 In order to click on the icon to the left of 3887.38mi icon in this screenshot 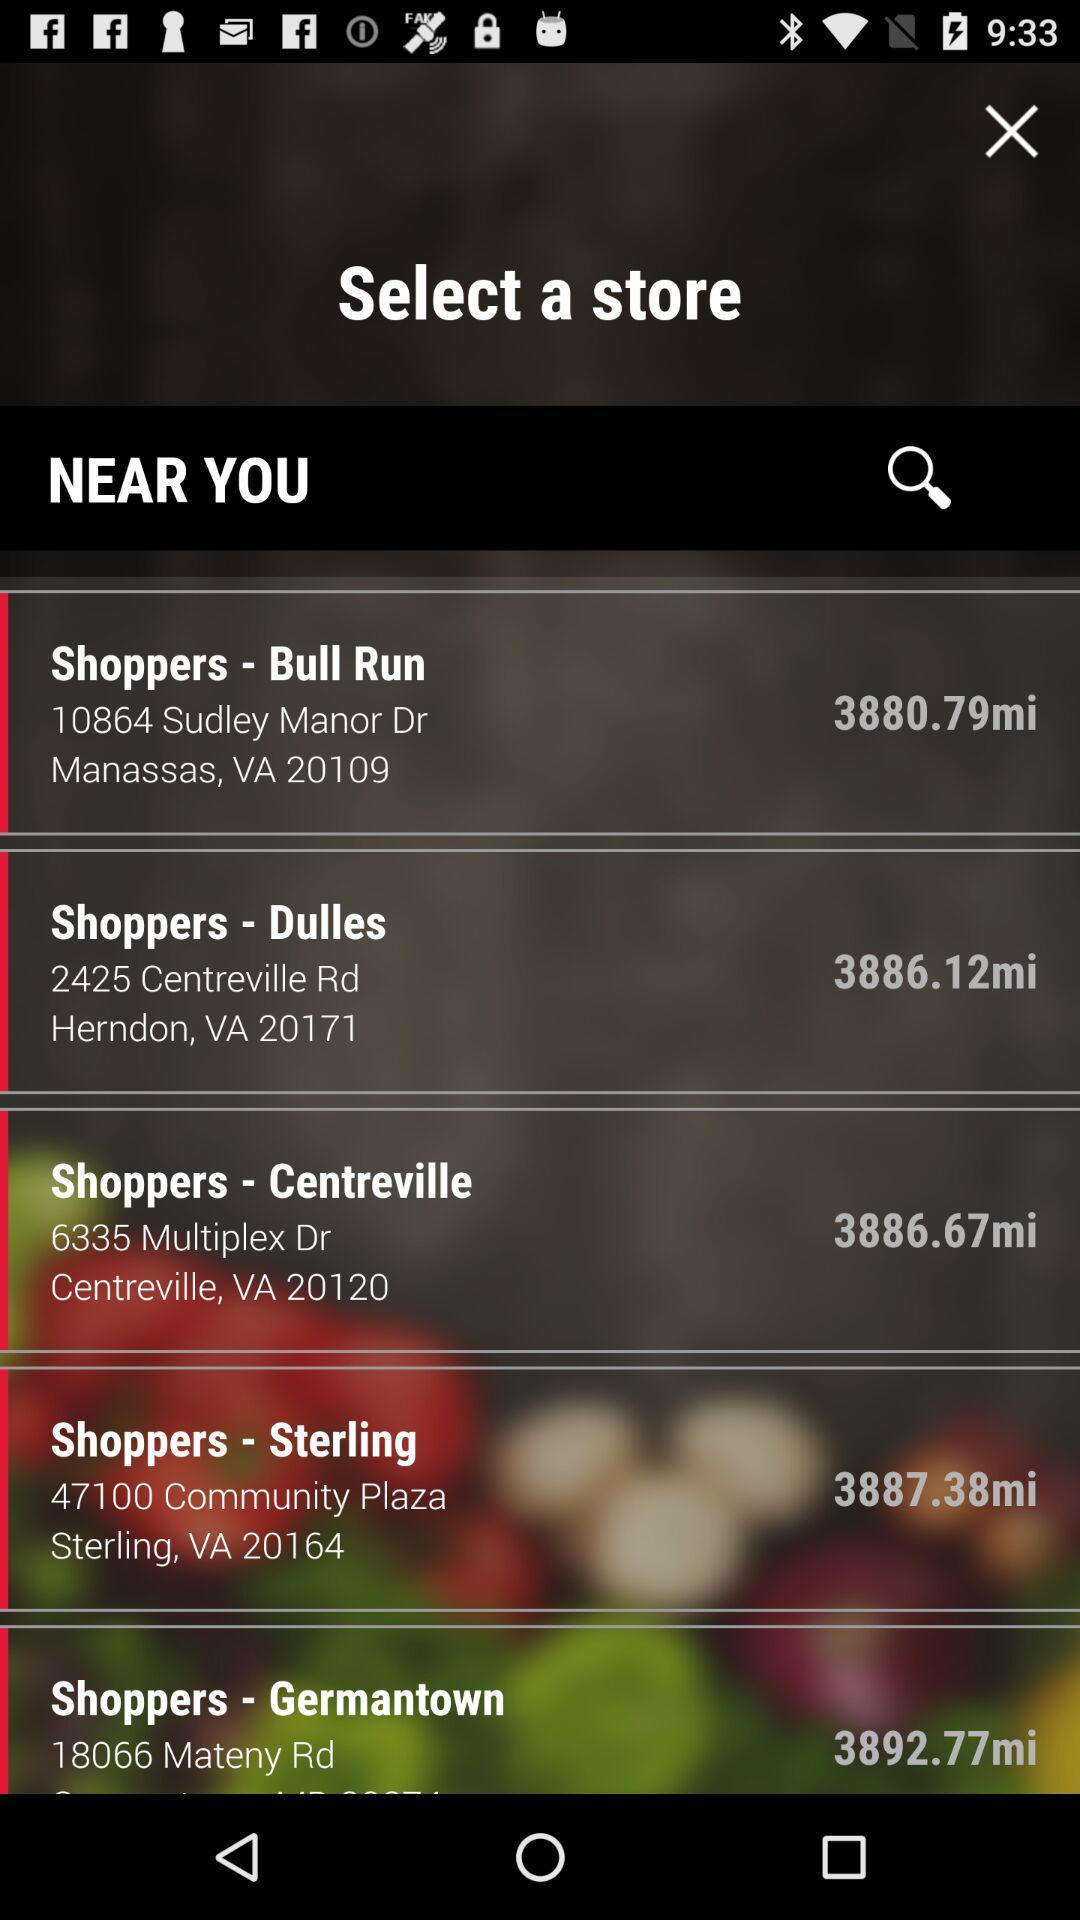, I will do `click(218, 1417)`.